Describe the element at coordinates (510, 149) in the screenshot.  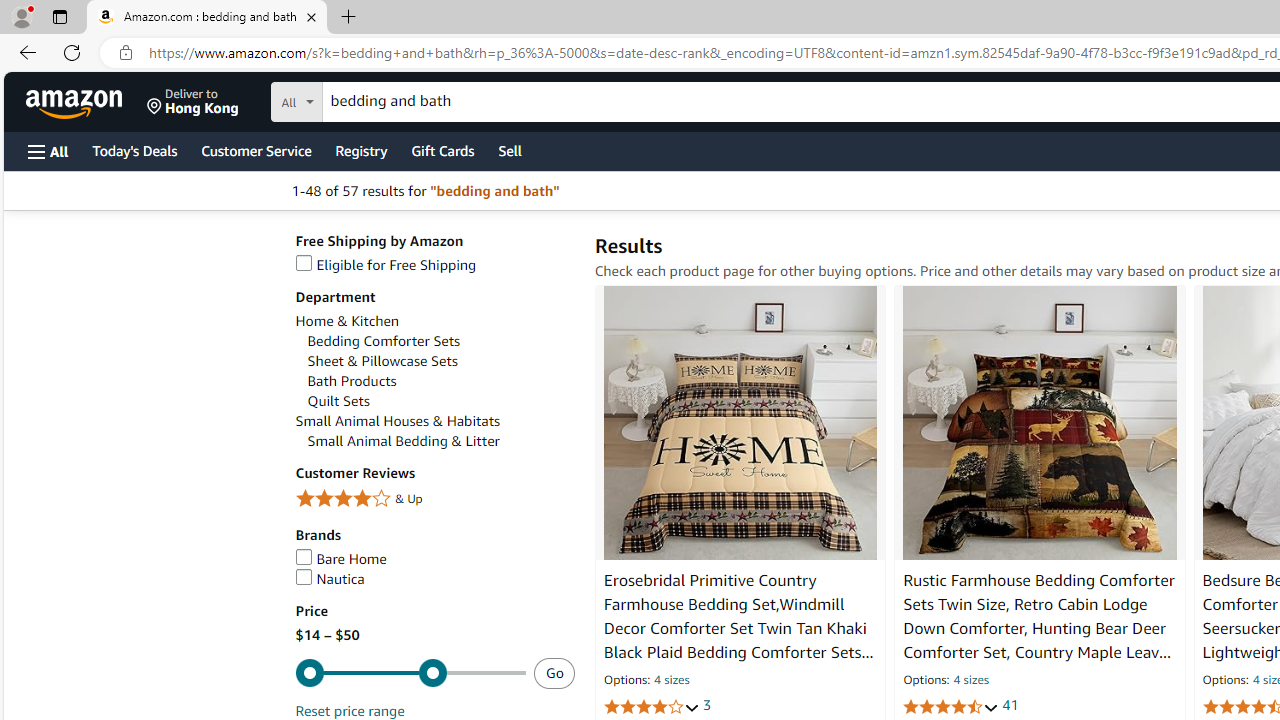
I see `'Sell'` at that location.